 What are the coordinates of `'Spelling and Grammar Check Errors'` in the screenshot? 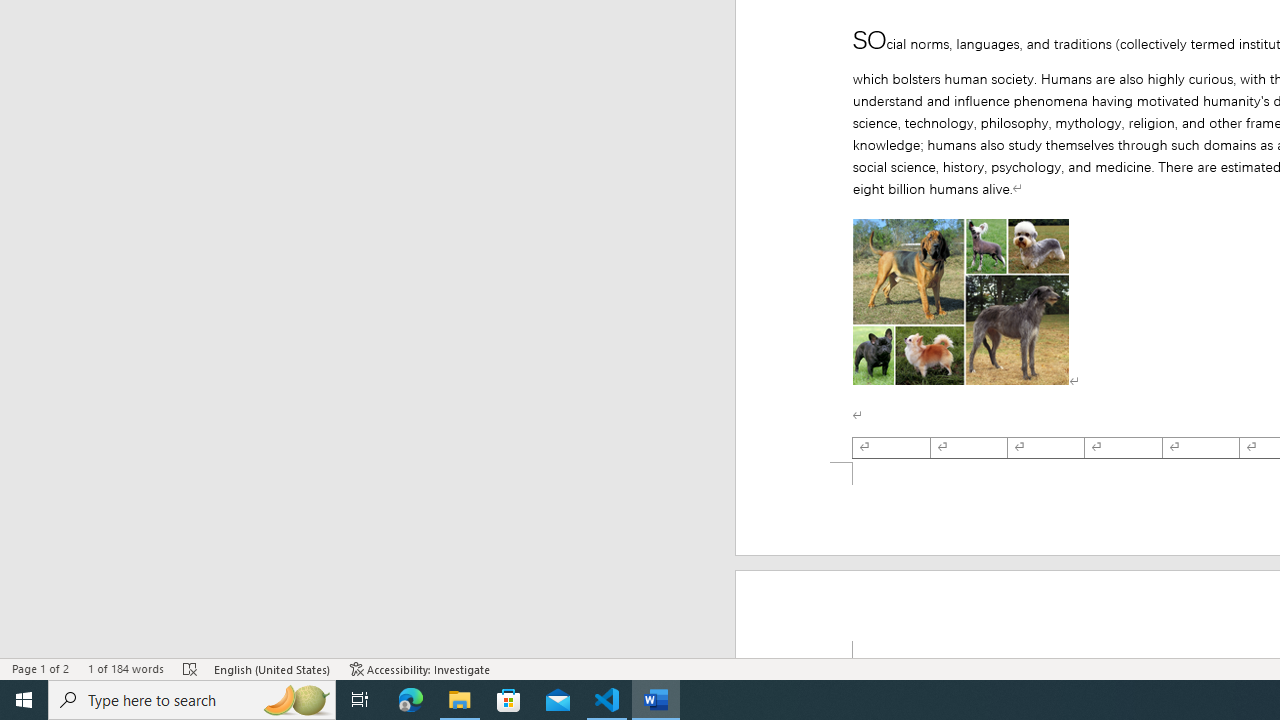 It's located at (191, 669).